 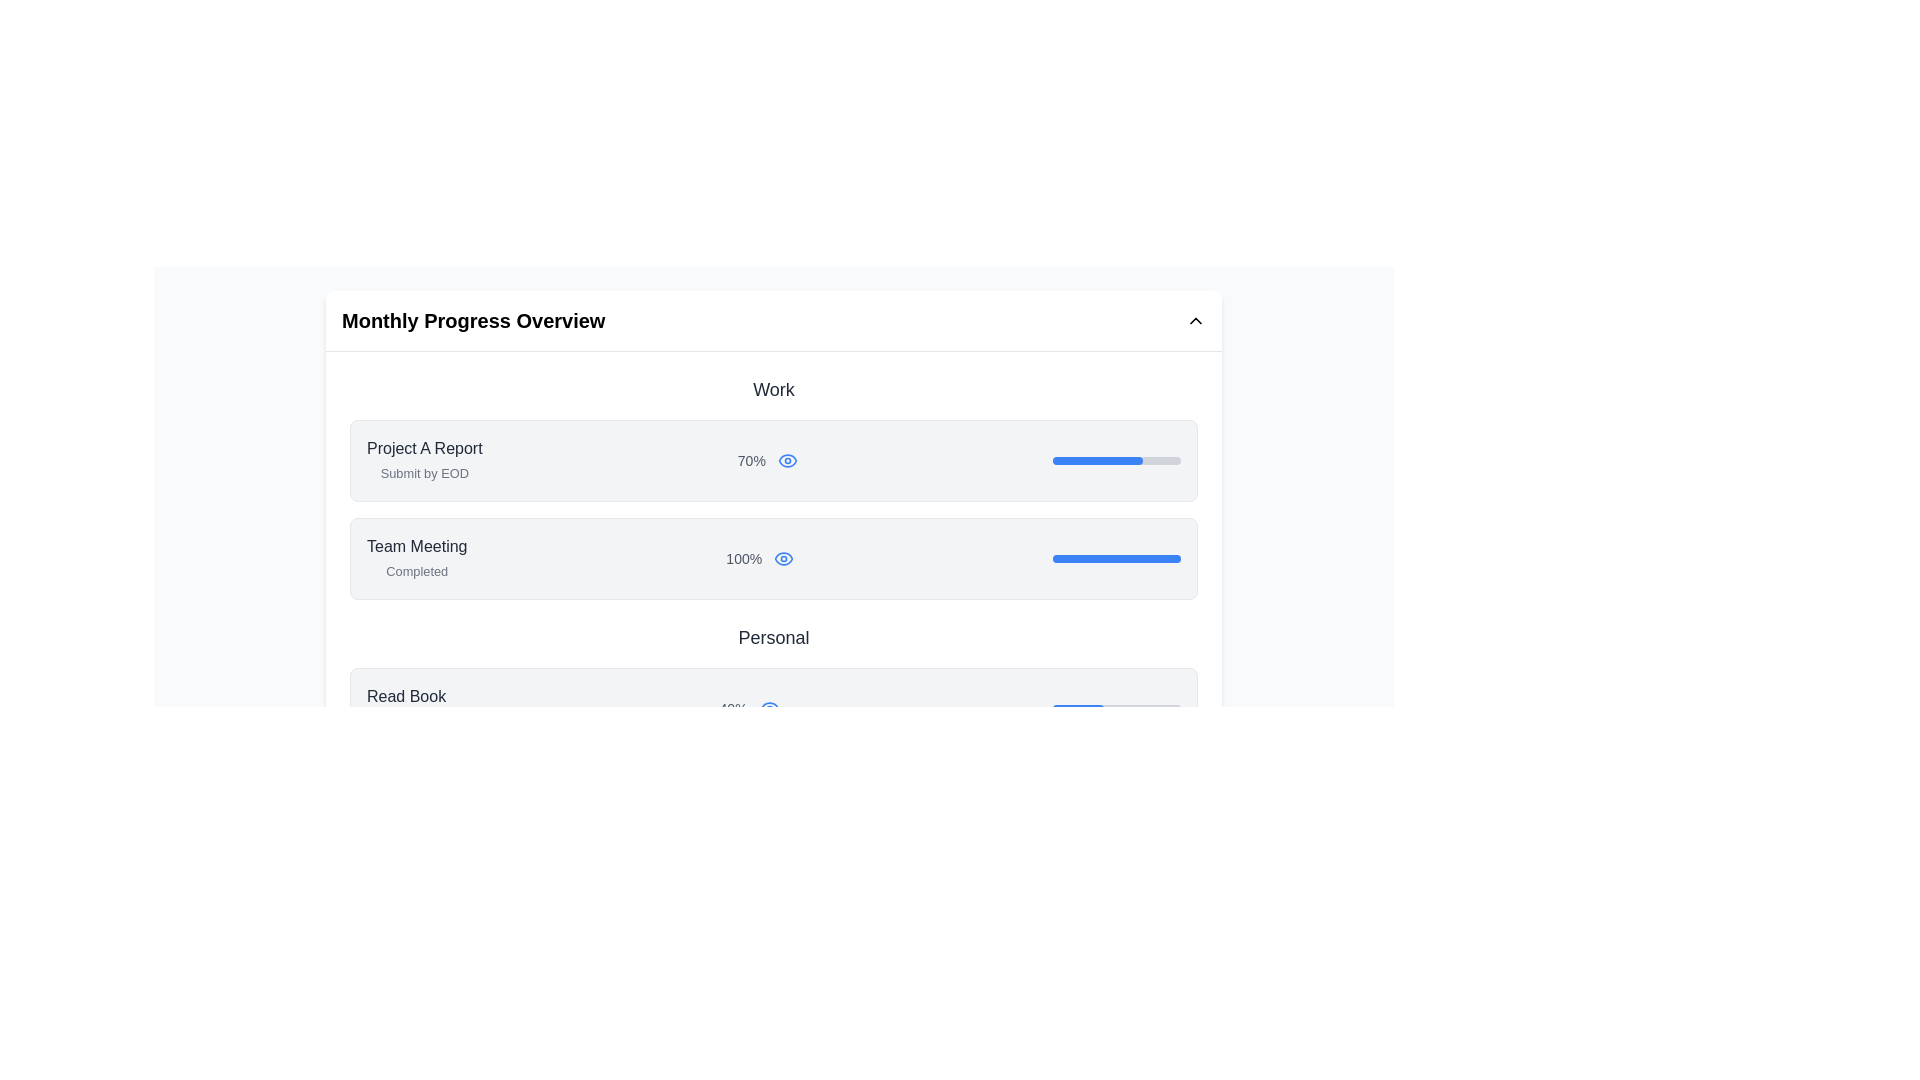 I want to click on the static text label displaying '100%' which is styled in a small-sized, gray font and is part of the 'Team Meeting' progress section within the 'Work' group of tasks, so click(x=743, y=559).